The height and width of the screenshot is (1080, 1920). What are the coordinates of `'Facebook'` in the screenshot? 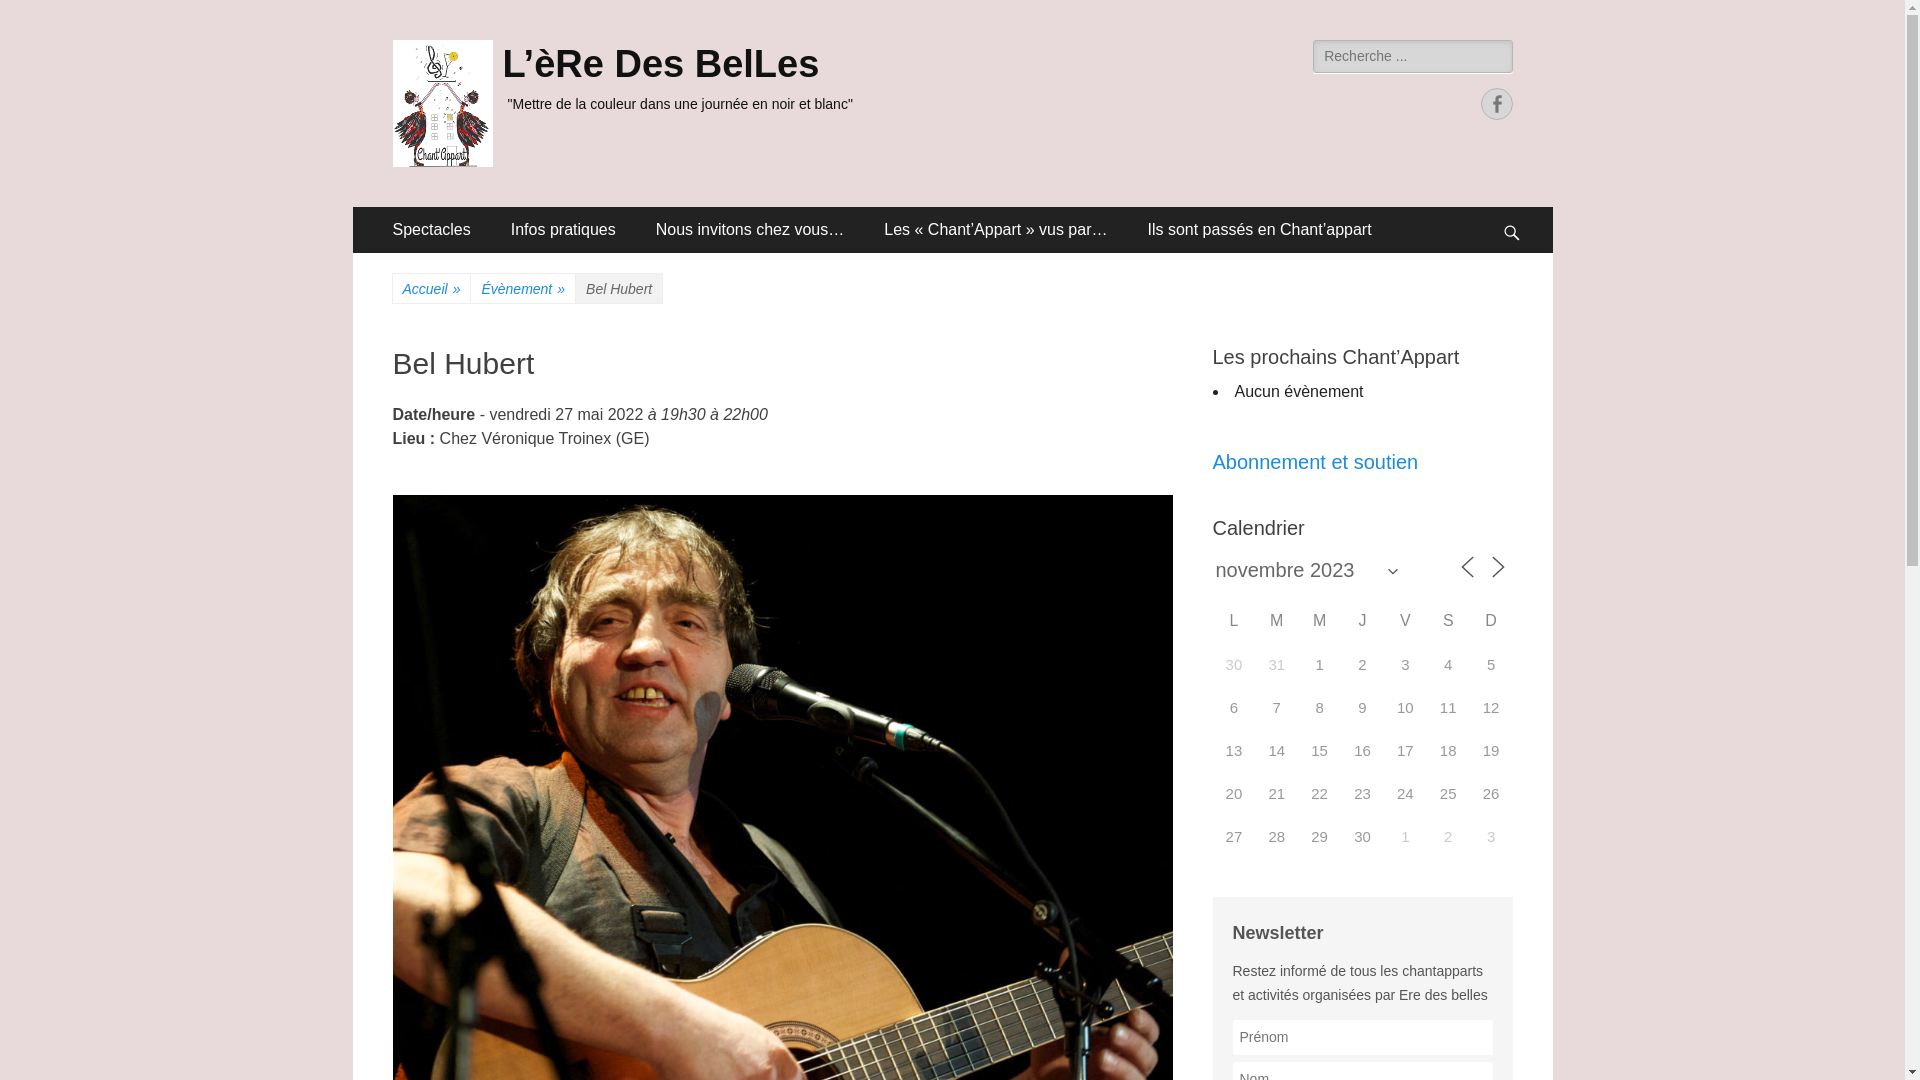 It's located at (1496, 104).